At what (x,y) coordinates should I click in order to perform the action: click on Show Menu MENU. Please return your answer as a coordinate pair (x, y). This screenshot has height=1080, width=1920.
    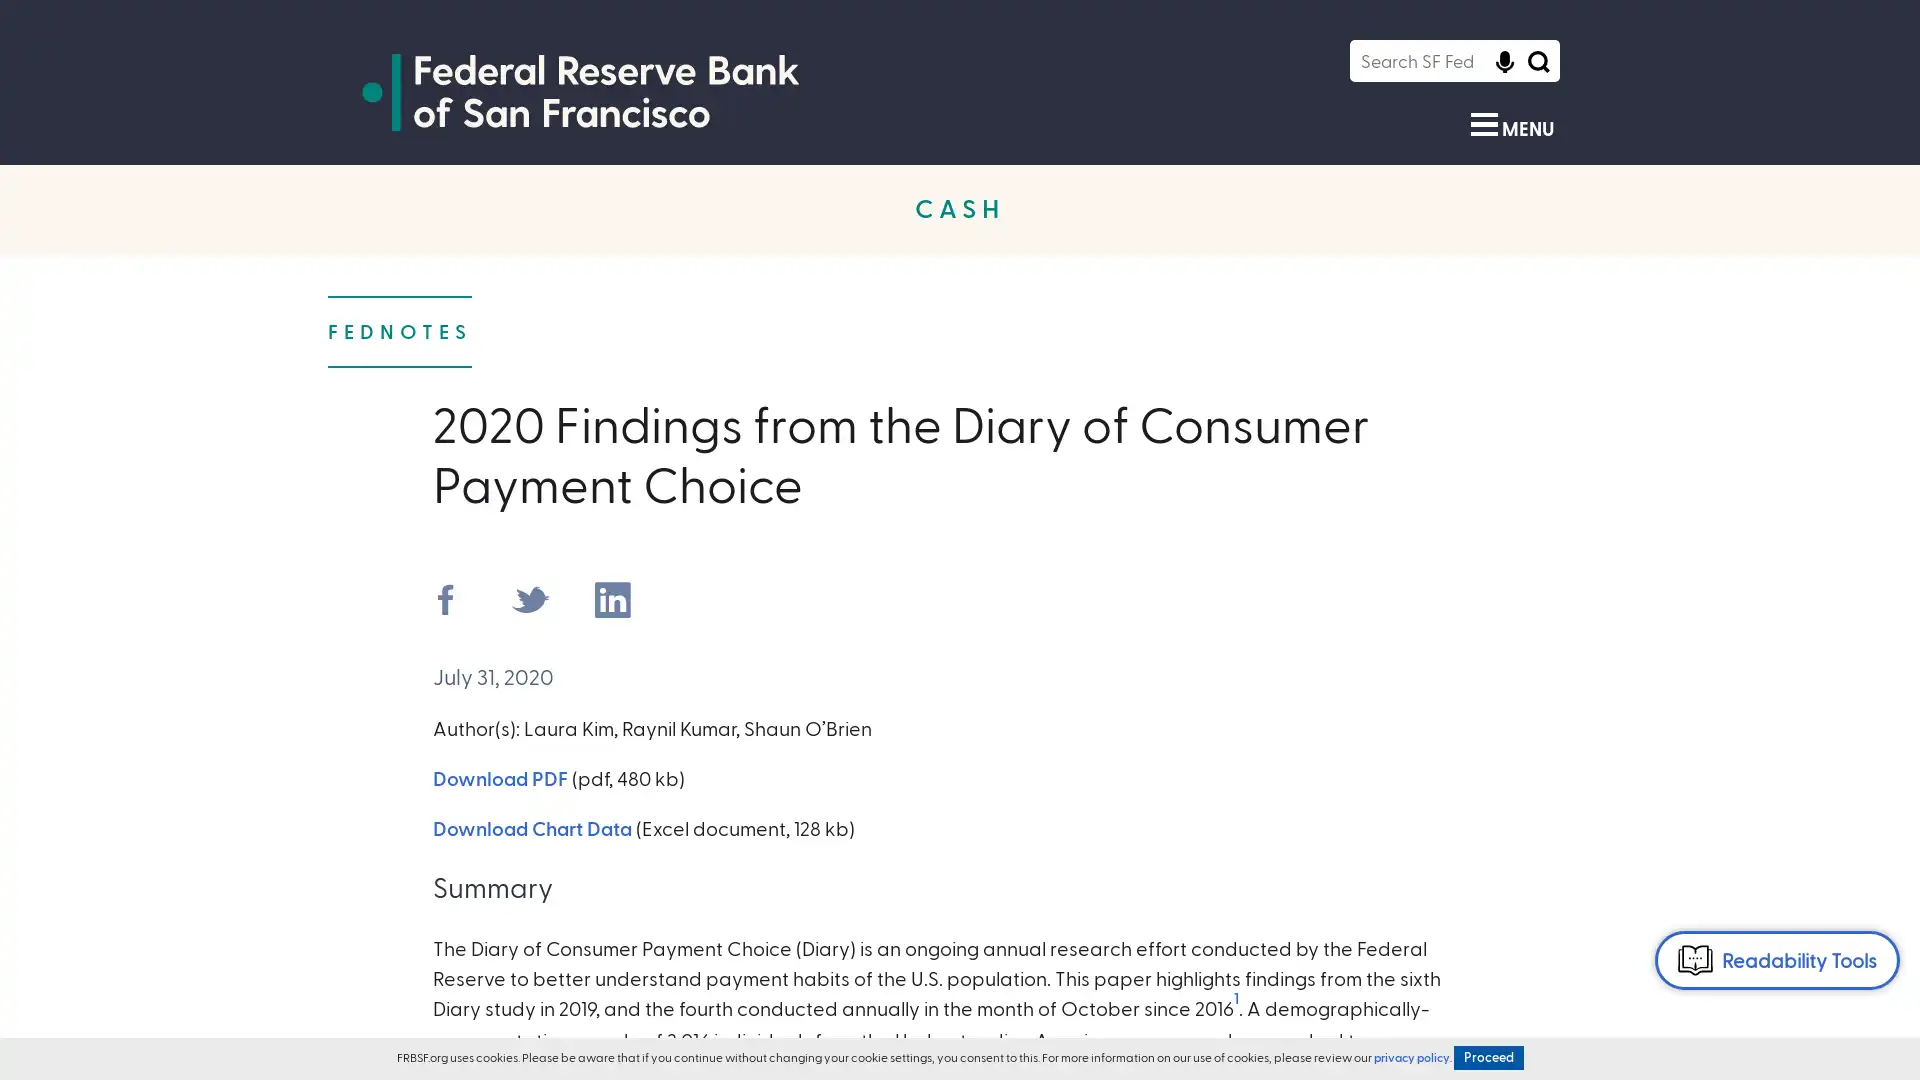
    Looking at the image, I should click on (1510, 127).